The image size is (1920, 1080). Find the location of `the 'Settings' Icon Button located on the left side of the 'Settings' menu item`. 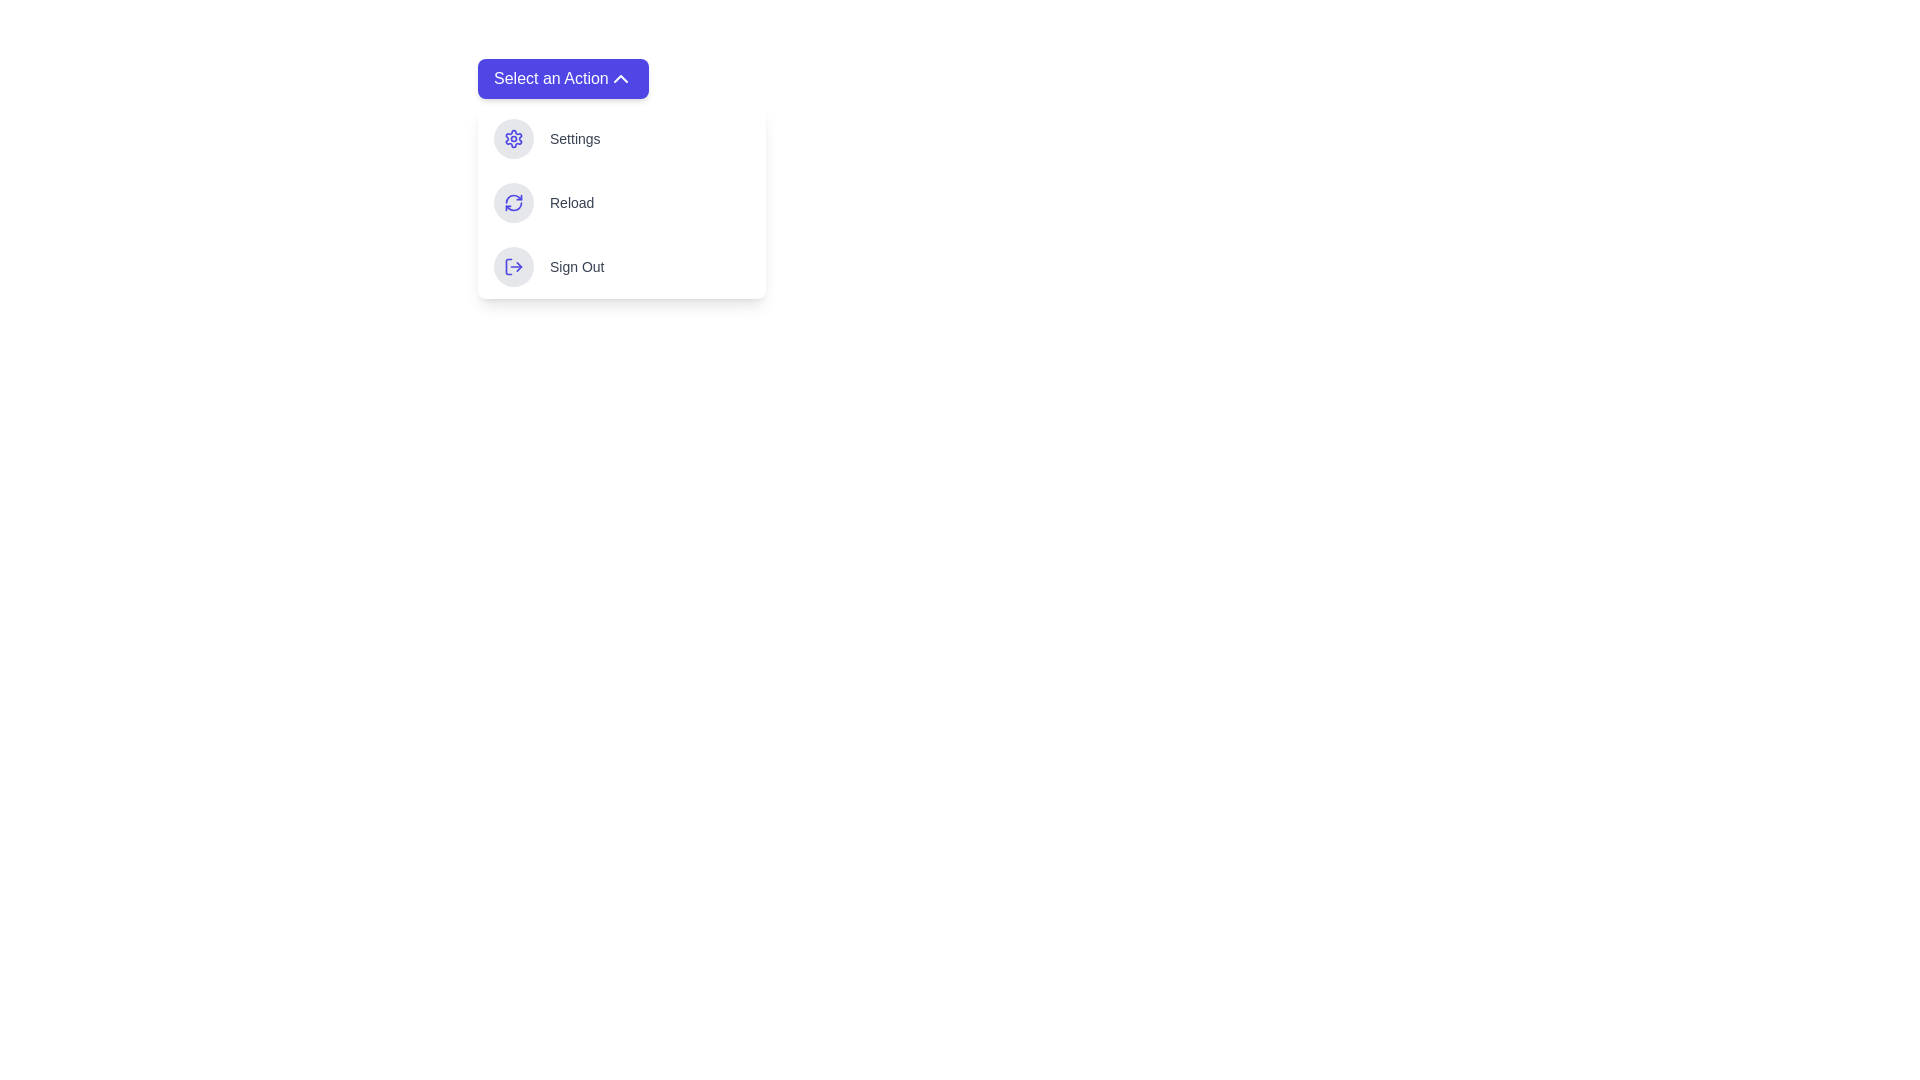

the 'Settings' Icon Button located on the left side of the 'Settings' menu item is located at coordinates (513, 137).